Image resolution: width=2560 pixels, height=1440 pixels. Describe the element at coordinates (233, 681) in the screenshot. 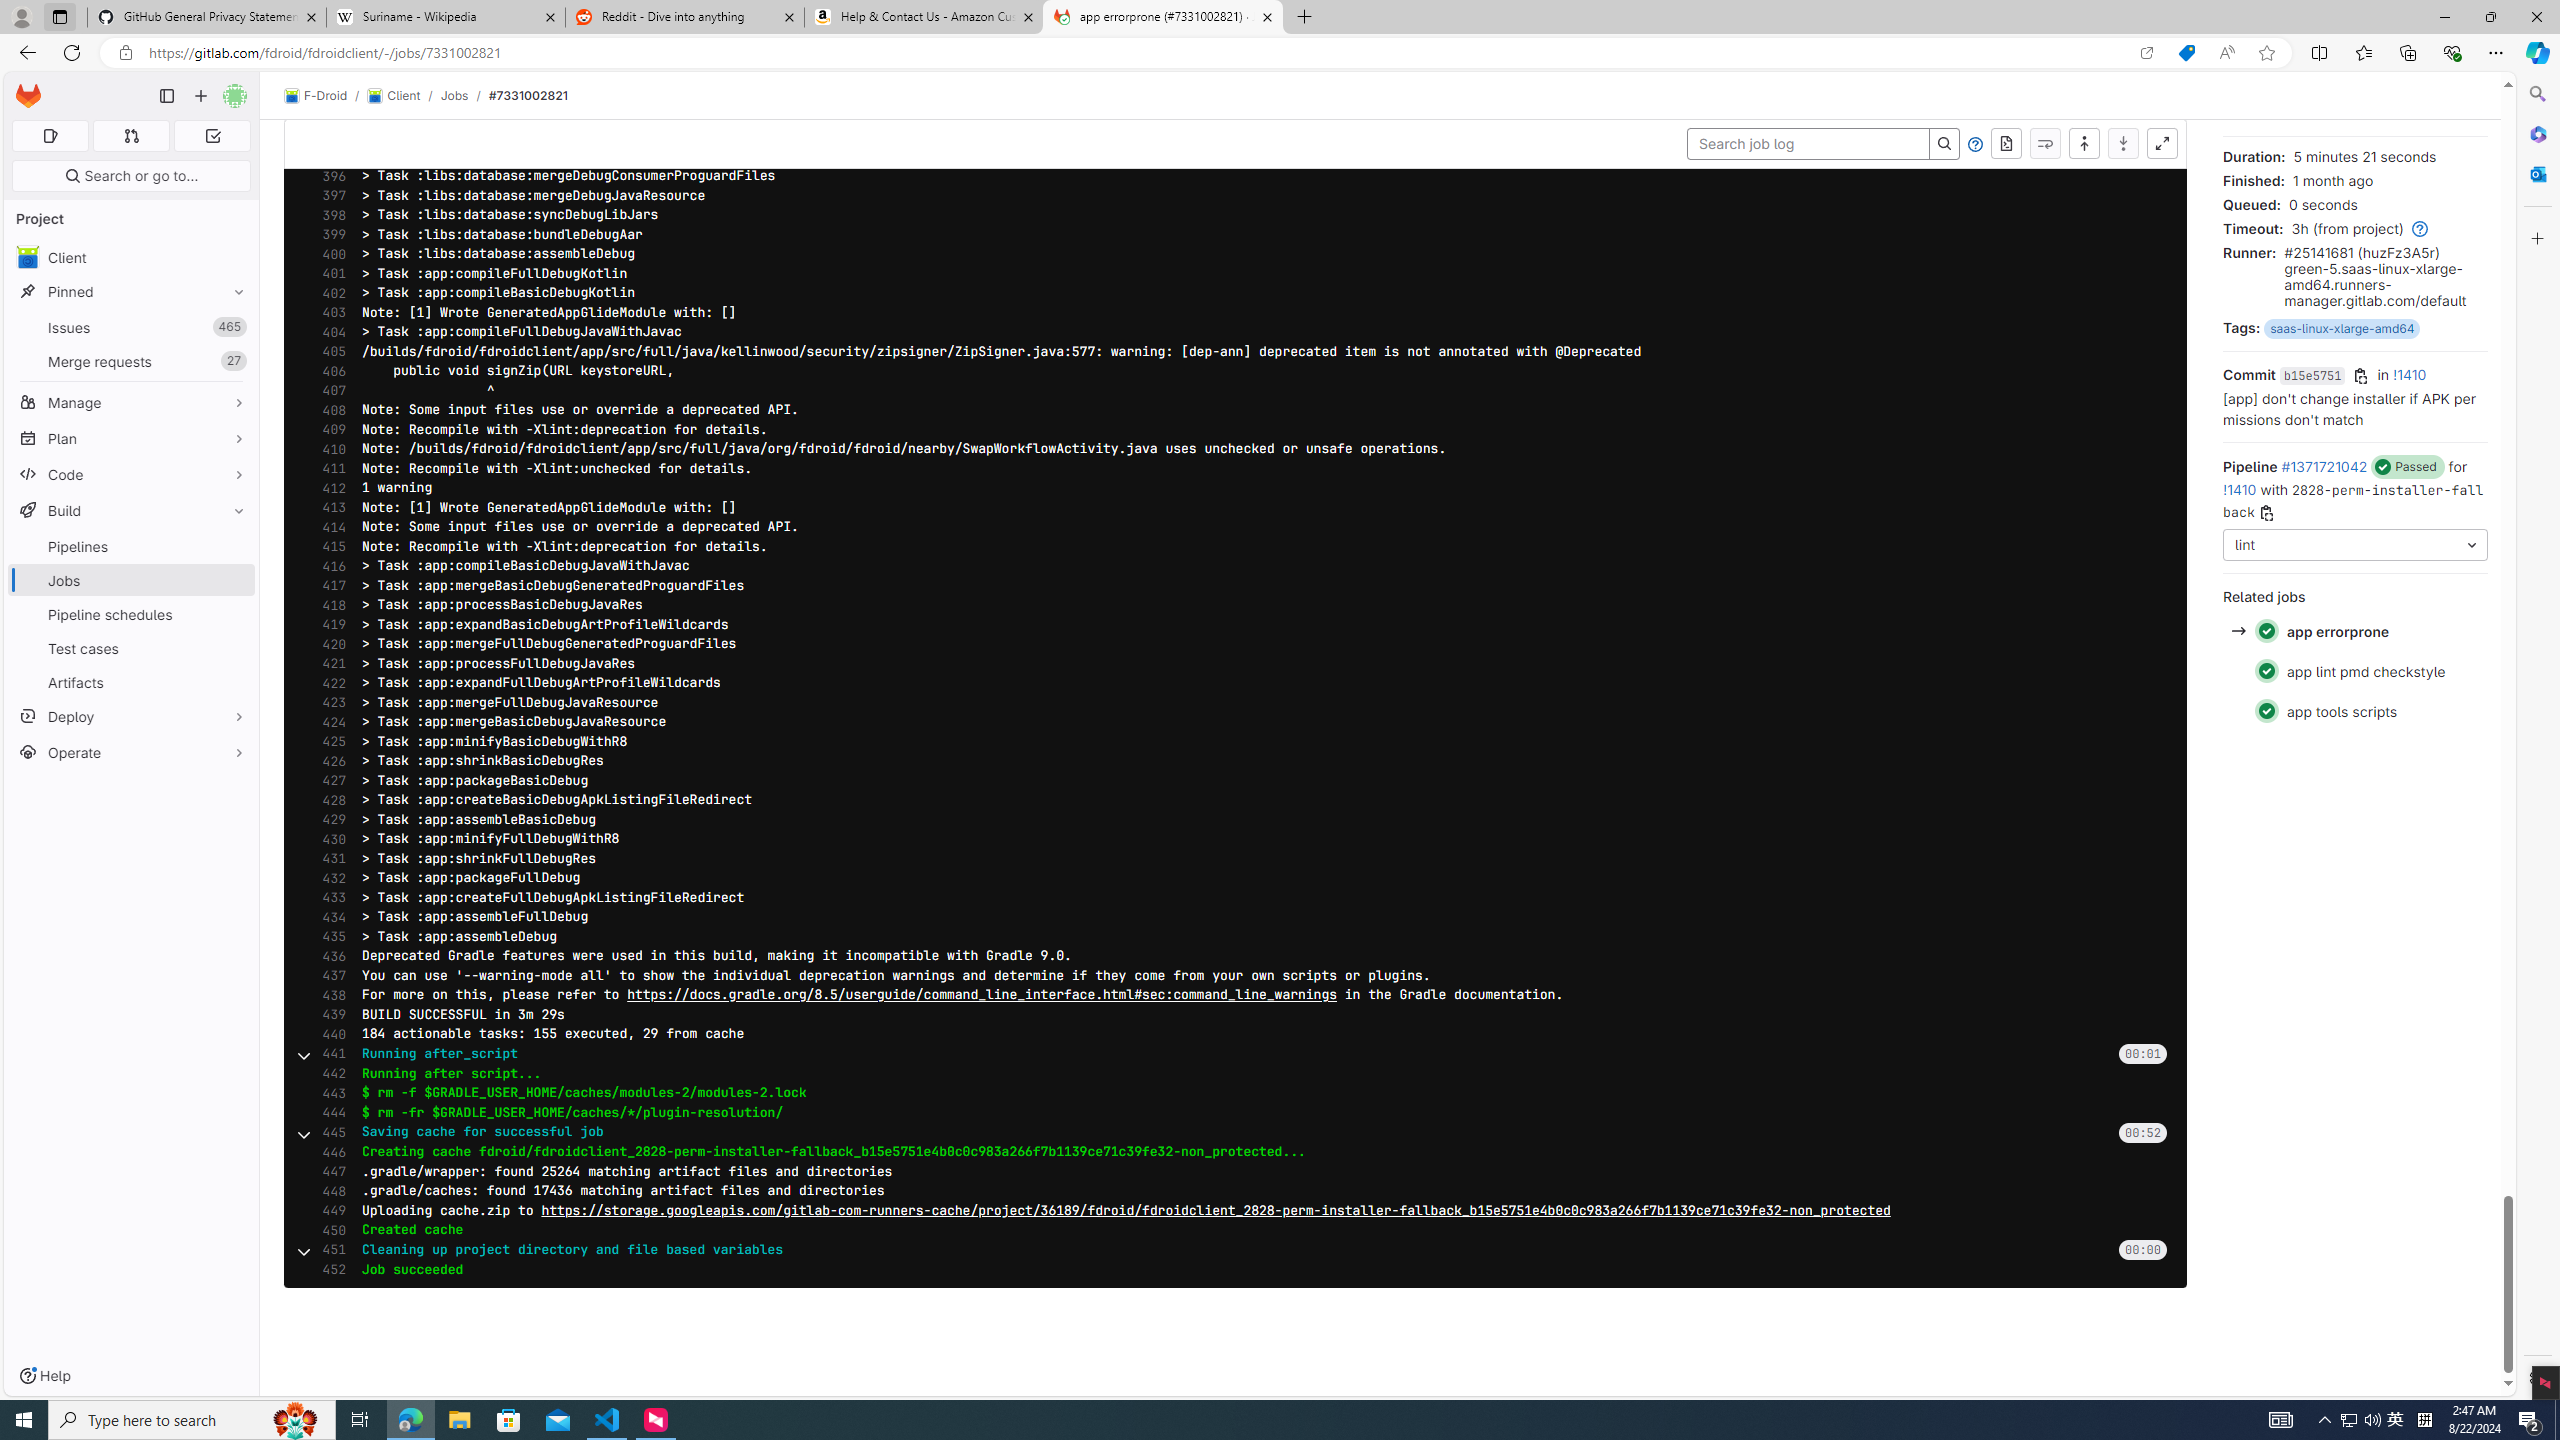

I see `'Pin Artifacts'` at that location.